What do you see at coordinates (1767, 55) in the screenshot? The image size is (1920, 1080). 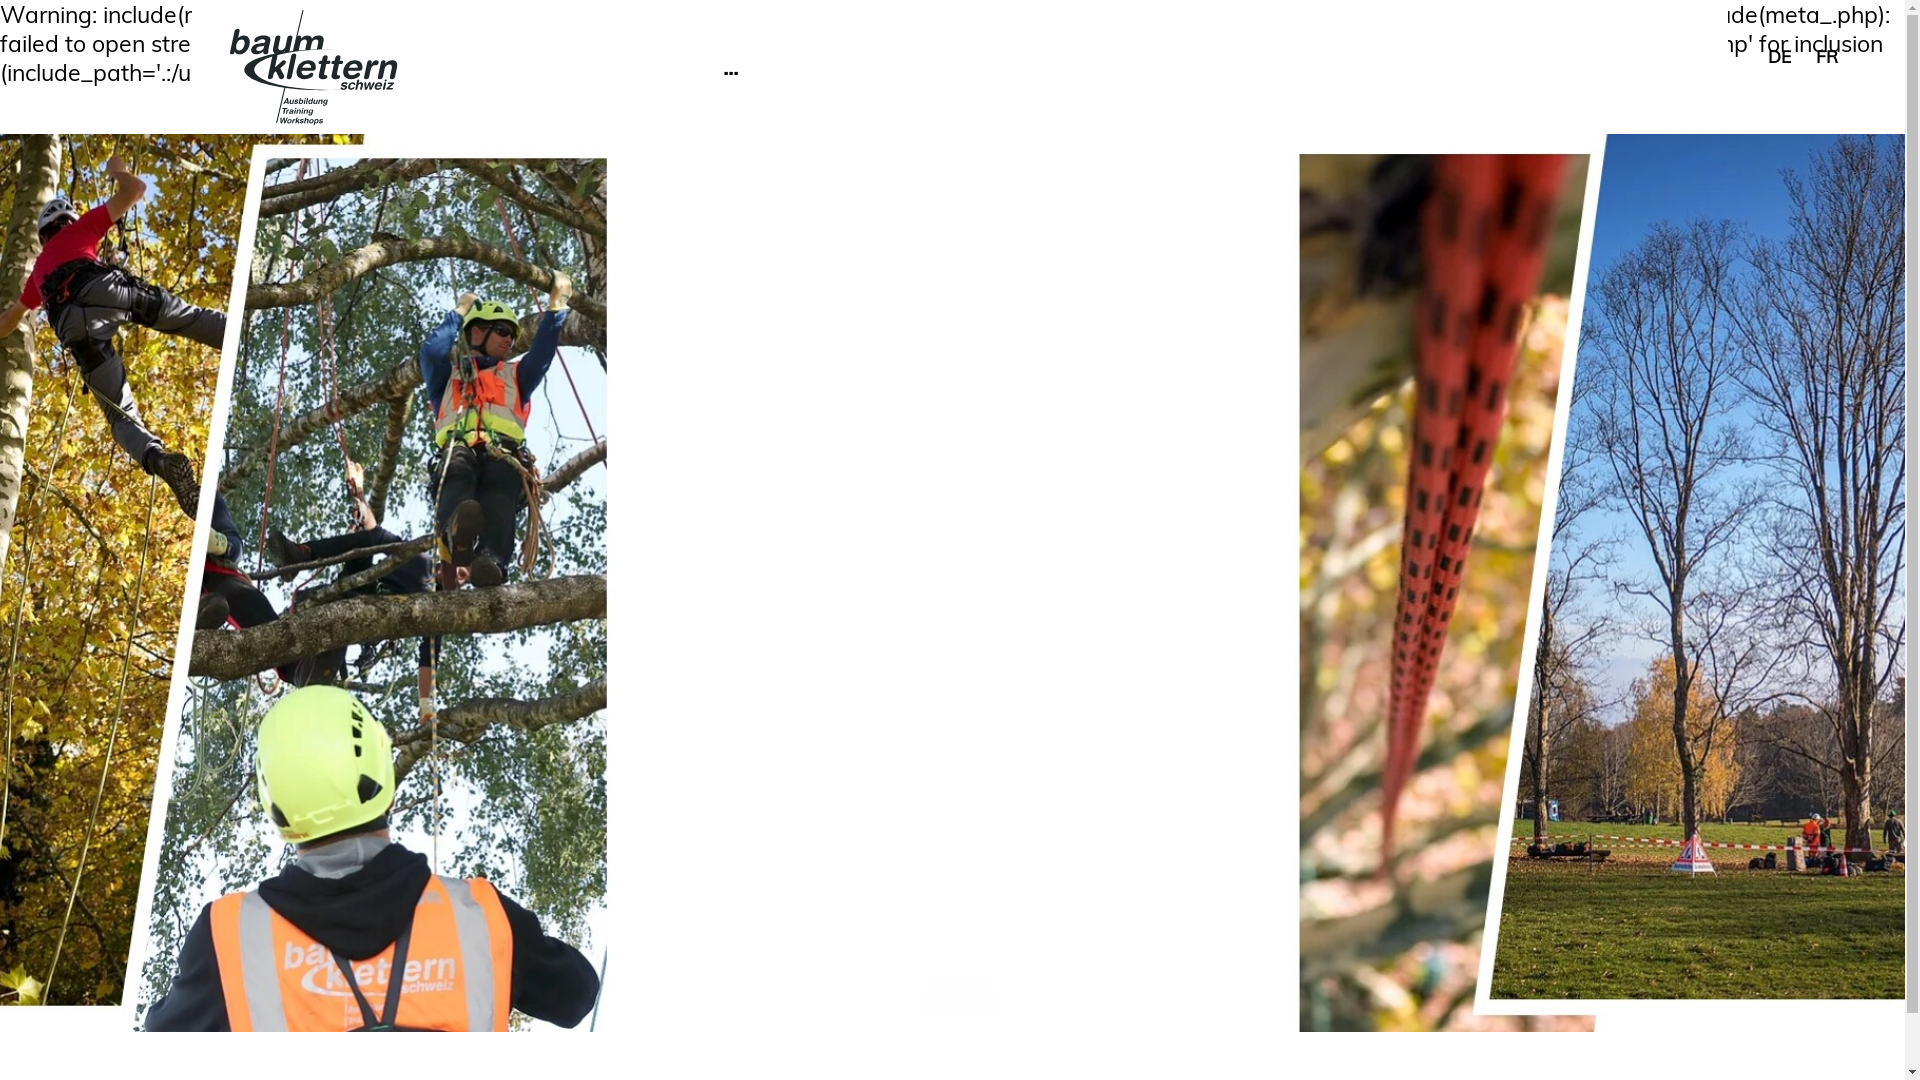 I see `'DE'` at bounding box center [1767, 55].